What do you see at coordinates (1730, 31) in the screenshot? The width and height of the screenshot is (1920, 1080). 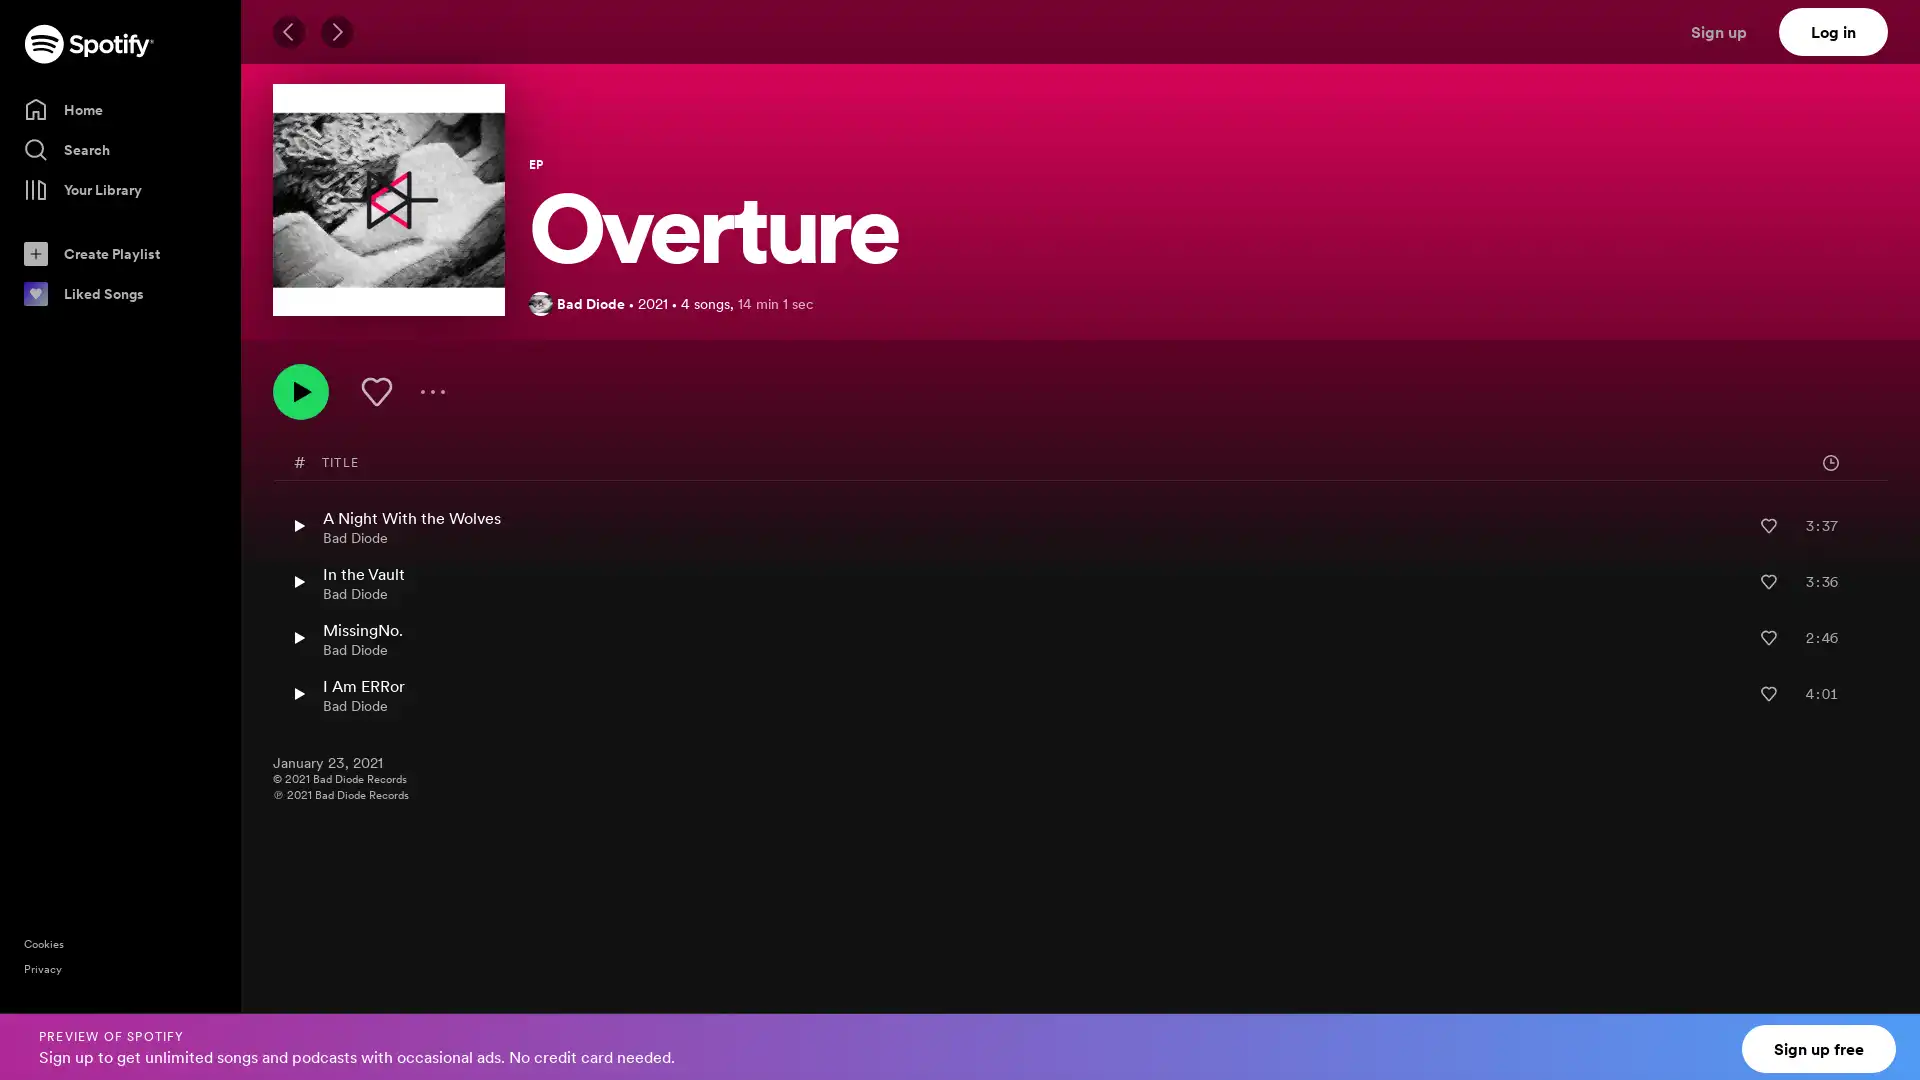 I see `Sign up` at bounding box center [1730, 31].